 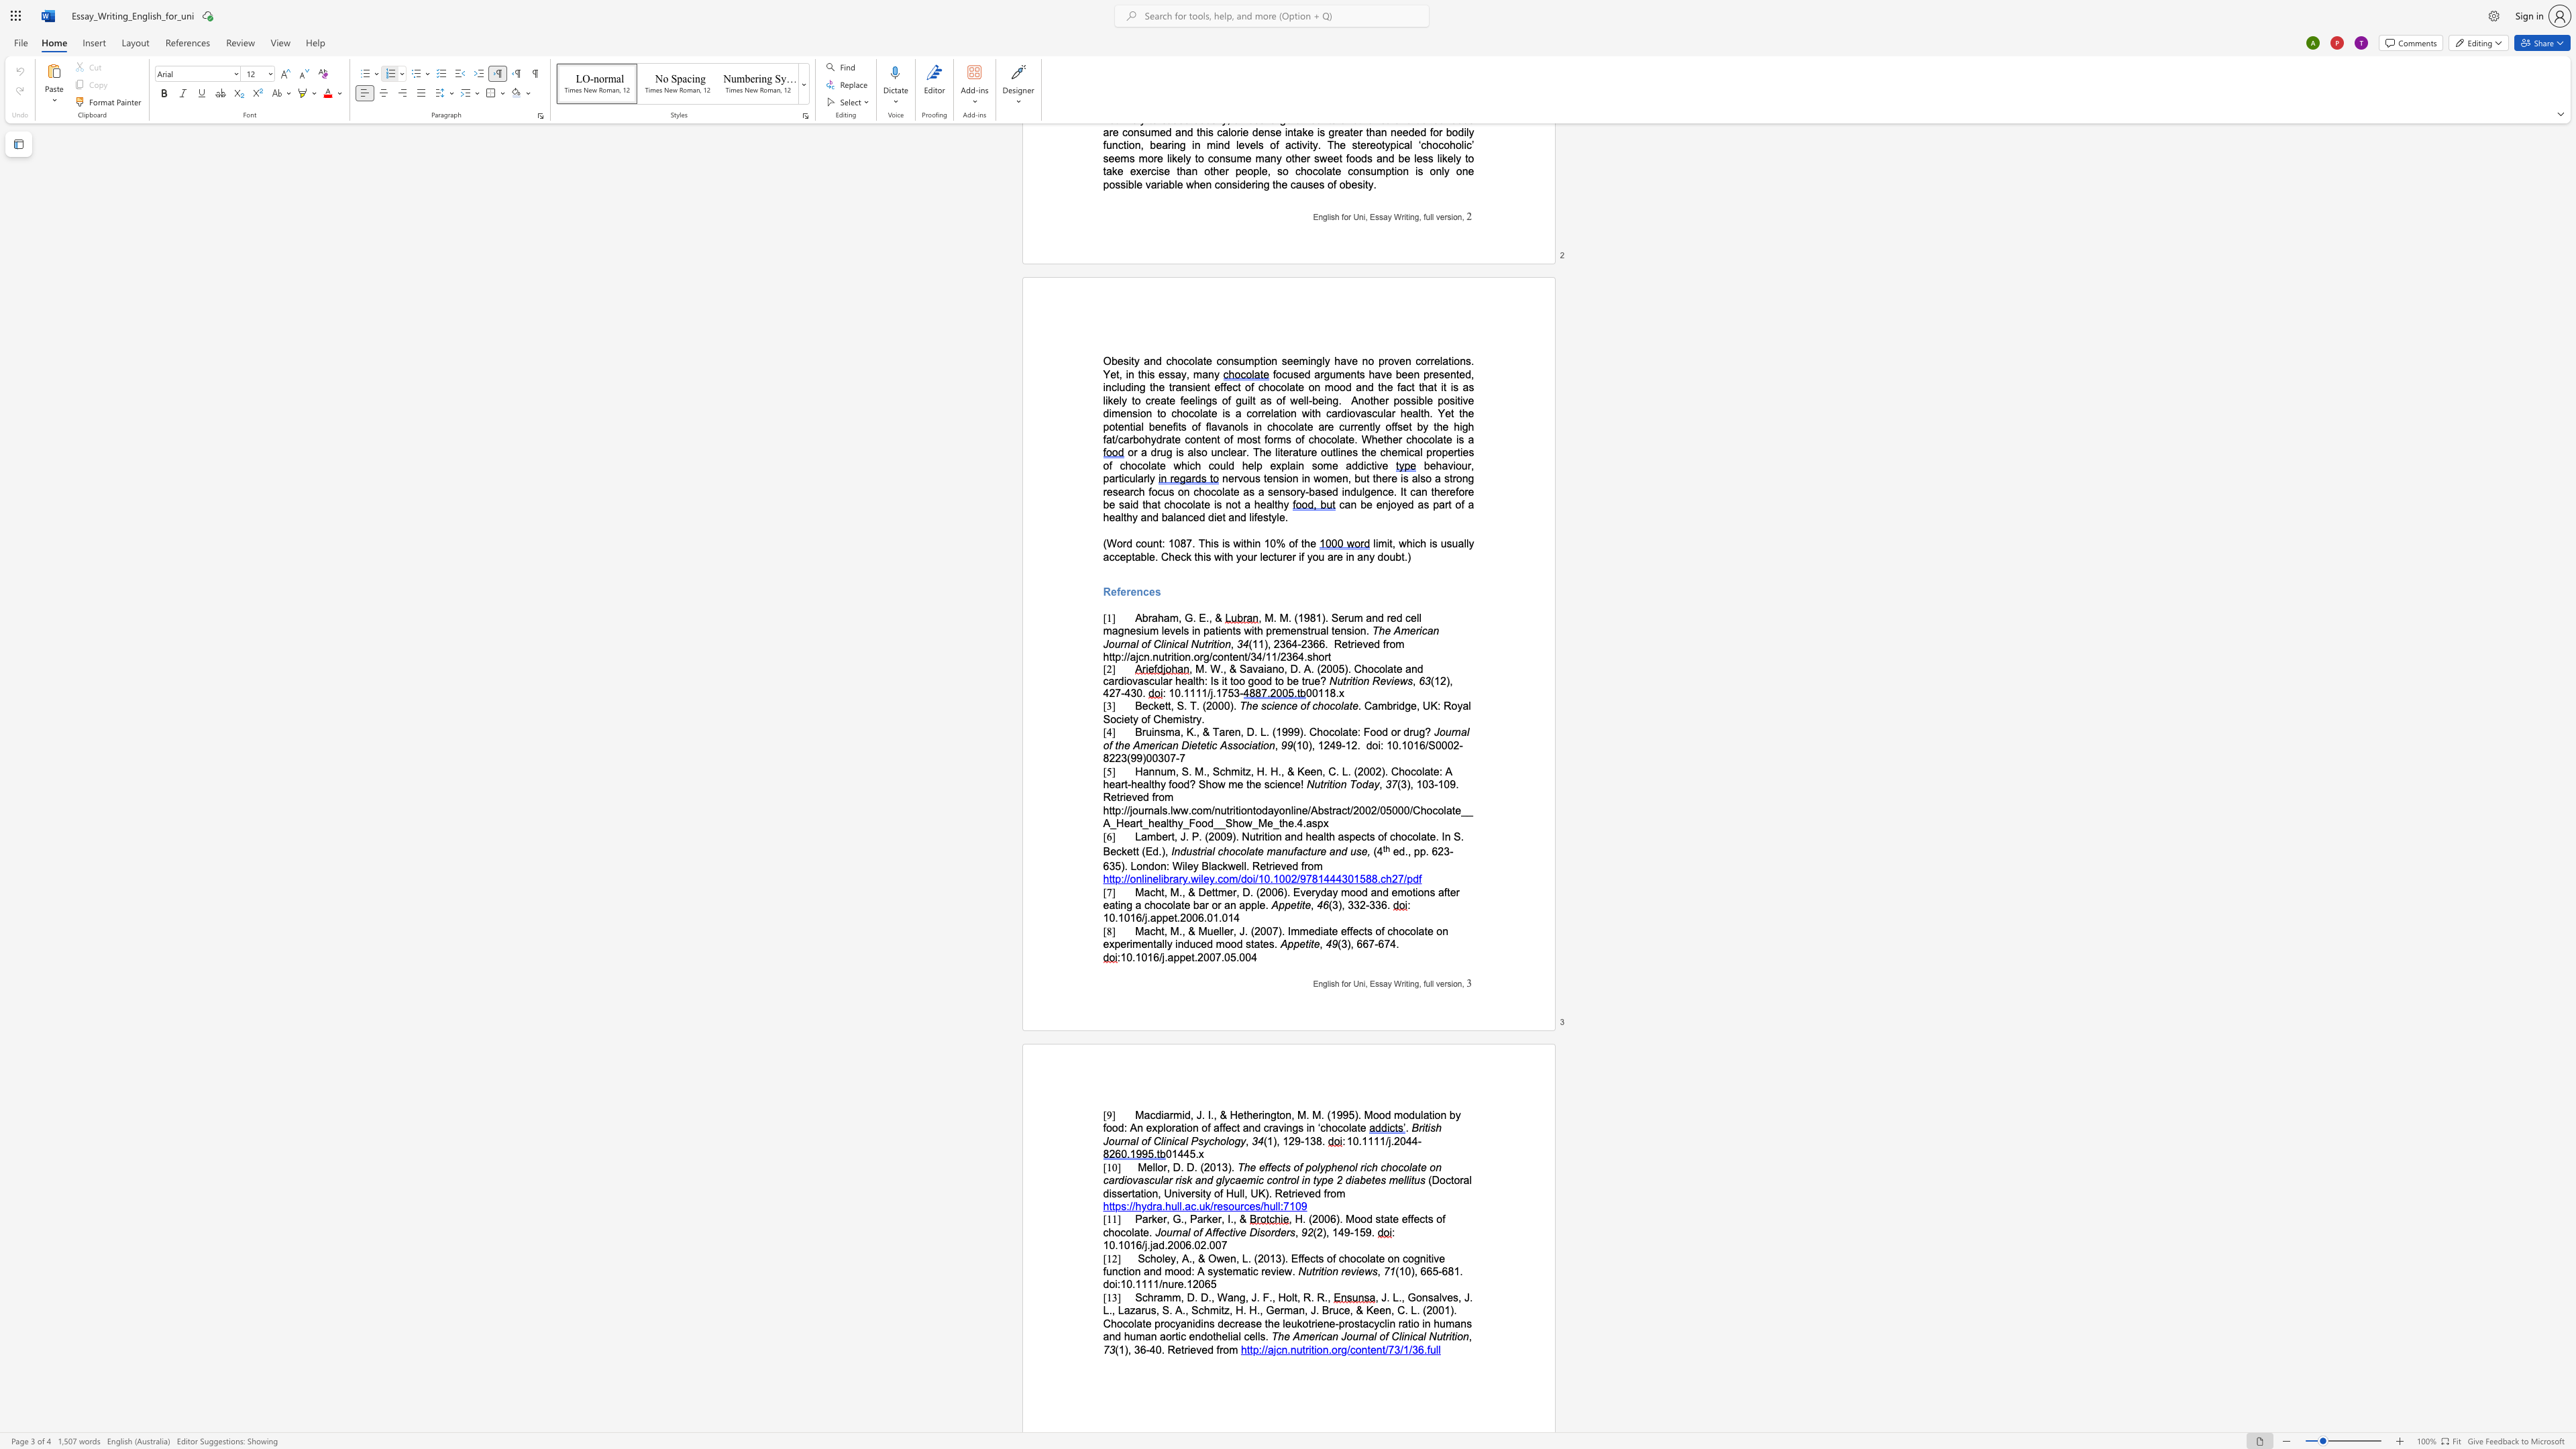 I want to click on the space between the continuous character "C" and "l" in the text, so click(x=1159, y=1140).